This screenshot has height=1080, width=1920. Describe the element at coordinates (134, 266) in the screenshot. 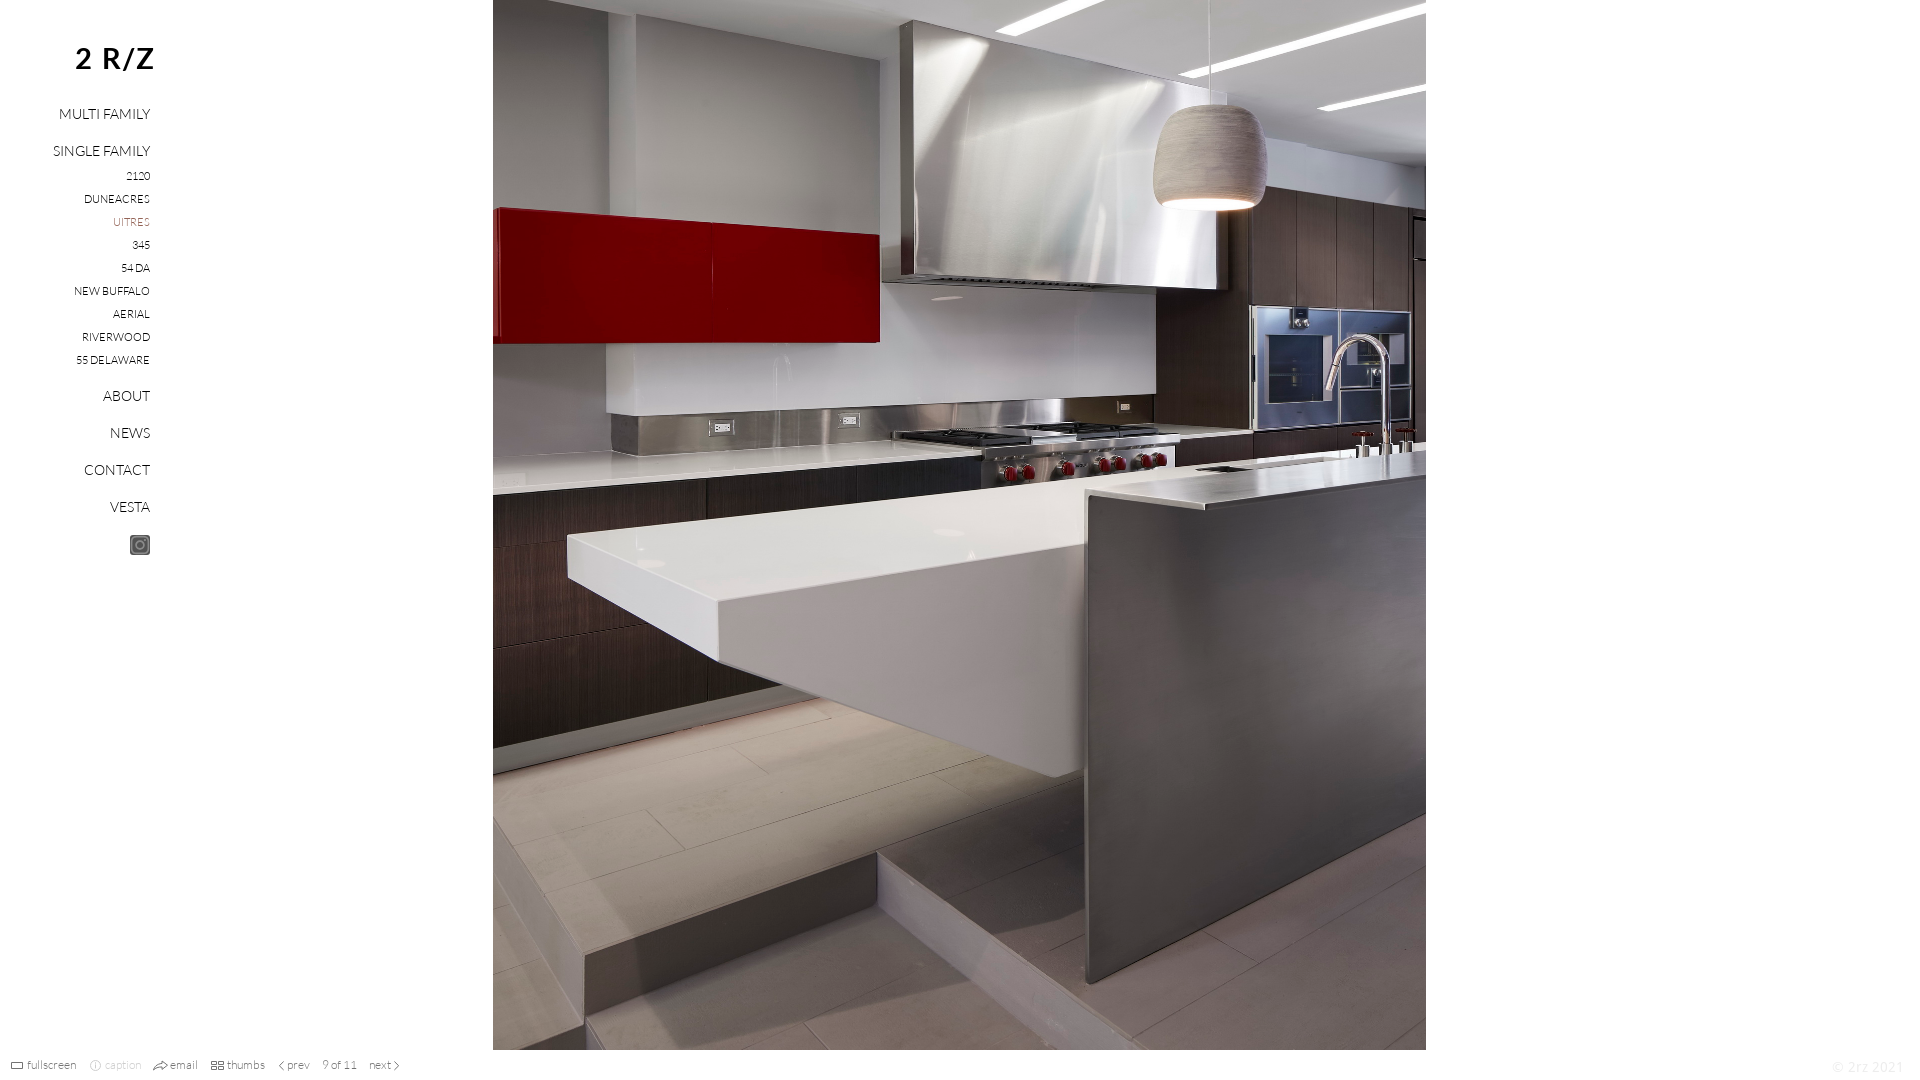

I see `'54 DA'` at that location.